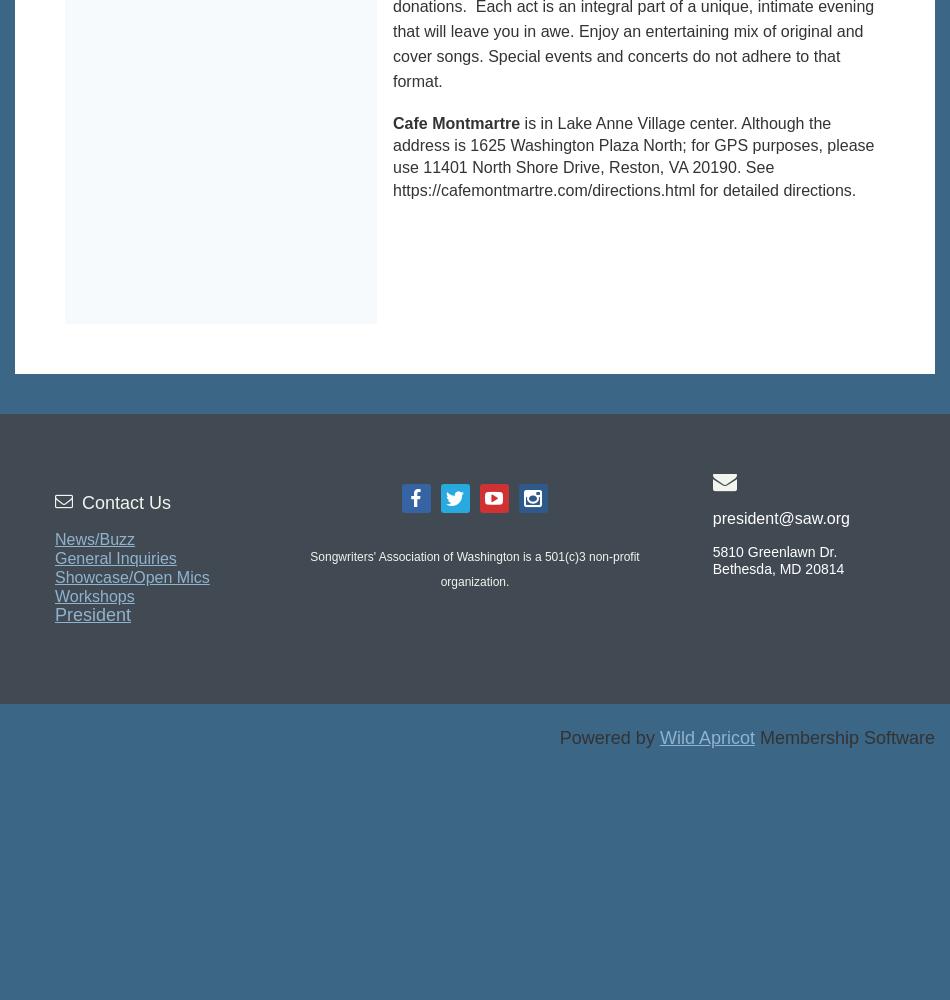 This screenshot has height=1000, width=950. I want to click on 'president@saw.org', so click(712, 518).